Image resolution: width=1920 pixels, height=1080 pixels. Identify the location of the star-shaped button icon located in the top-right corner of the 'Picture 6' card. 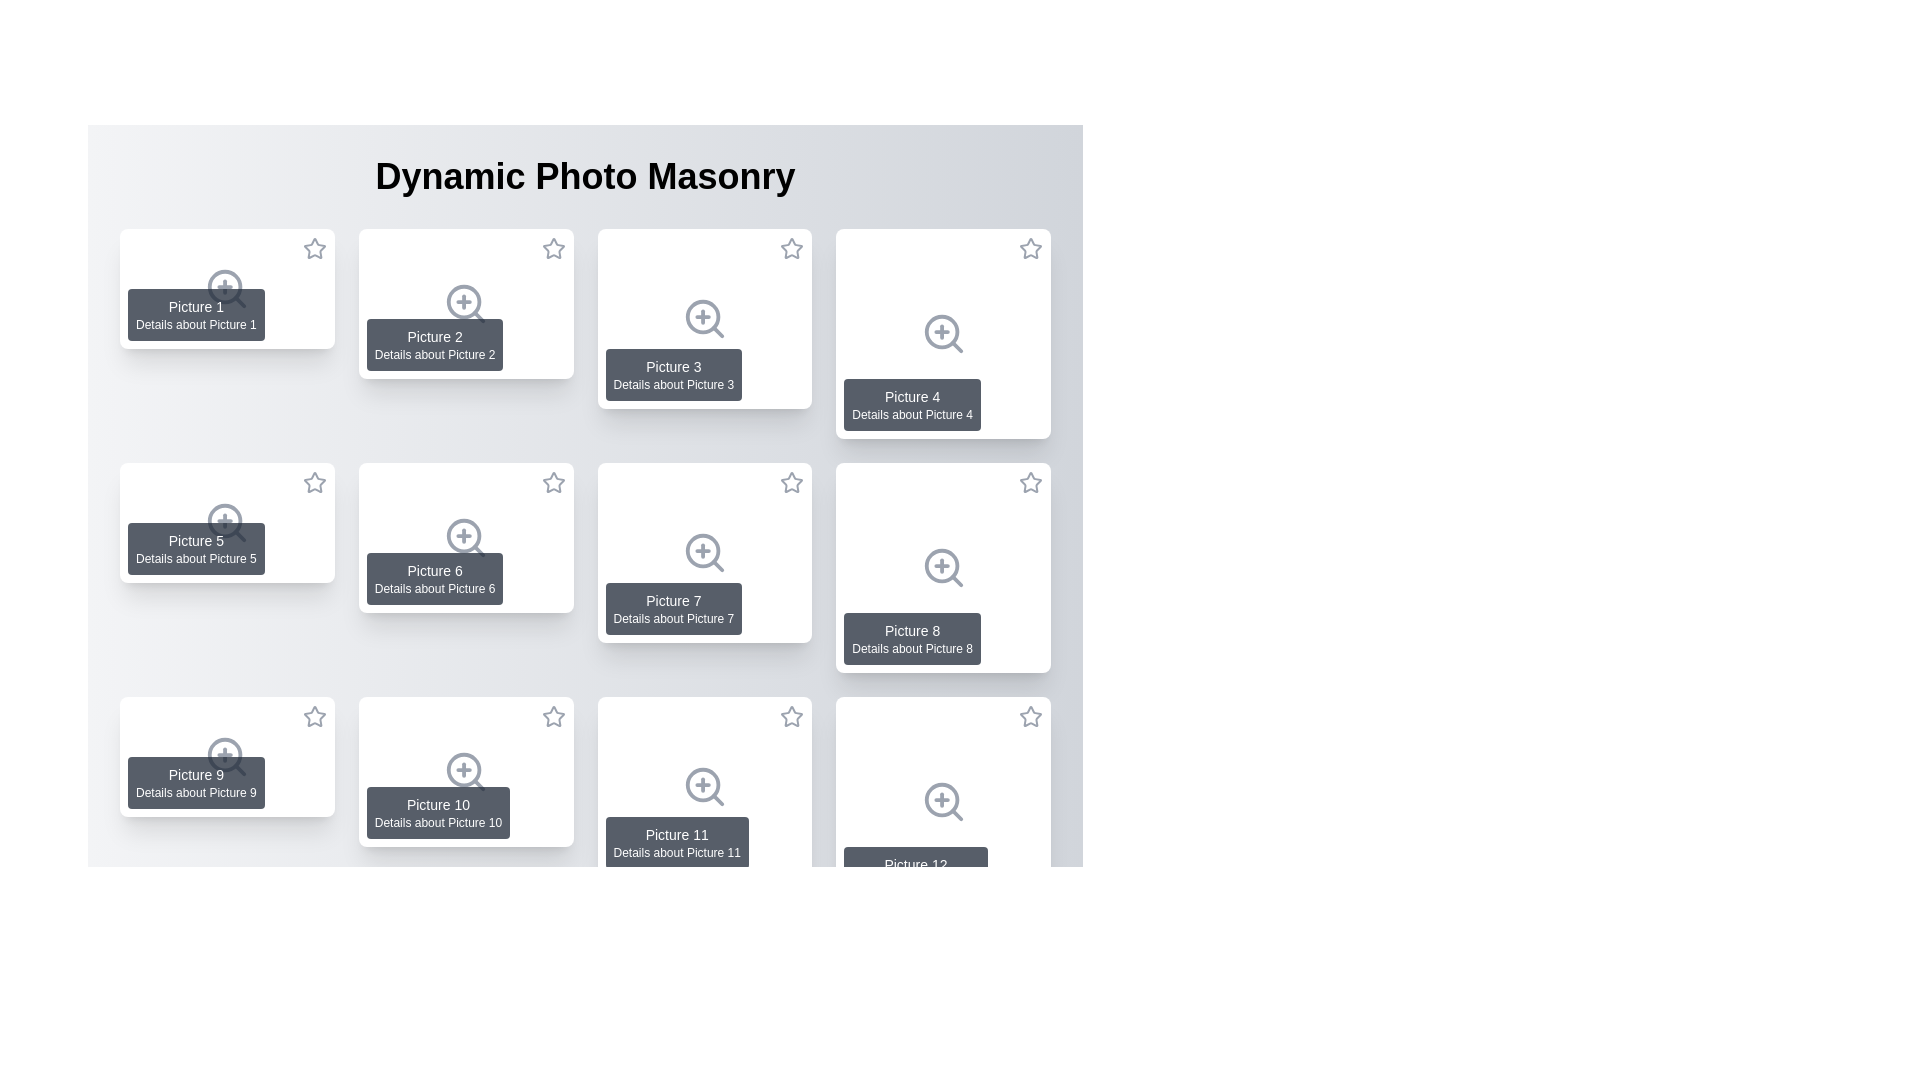
(553, 482).